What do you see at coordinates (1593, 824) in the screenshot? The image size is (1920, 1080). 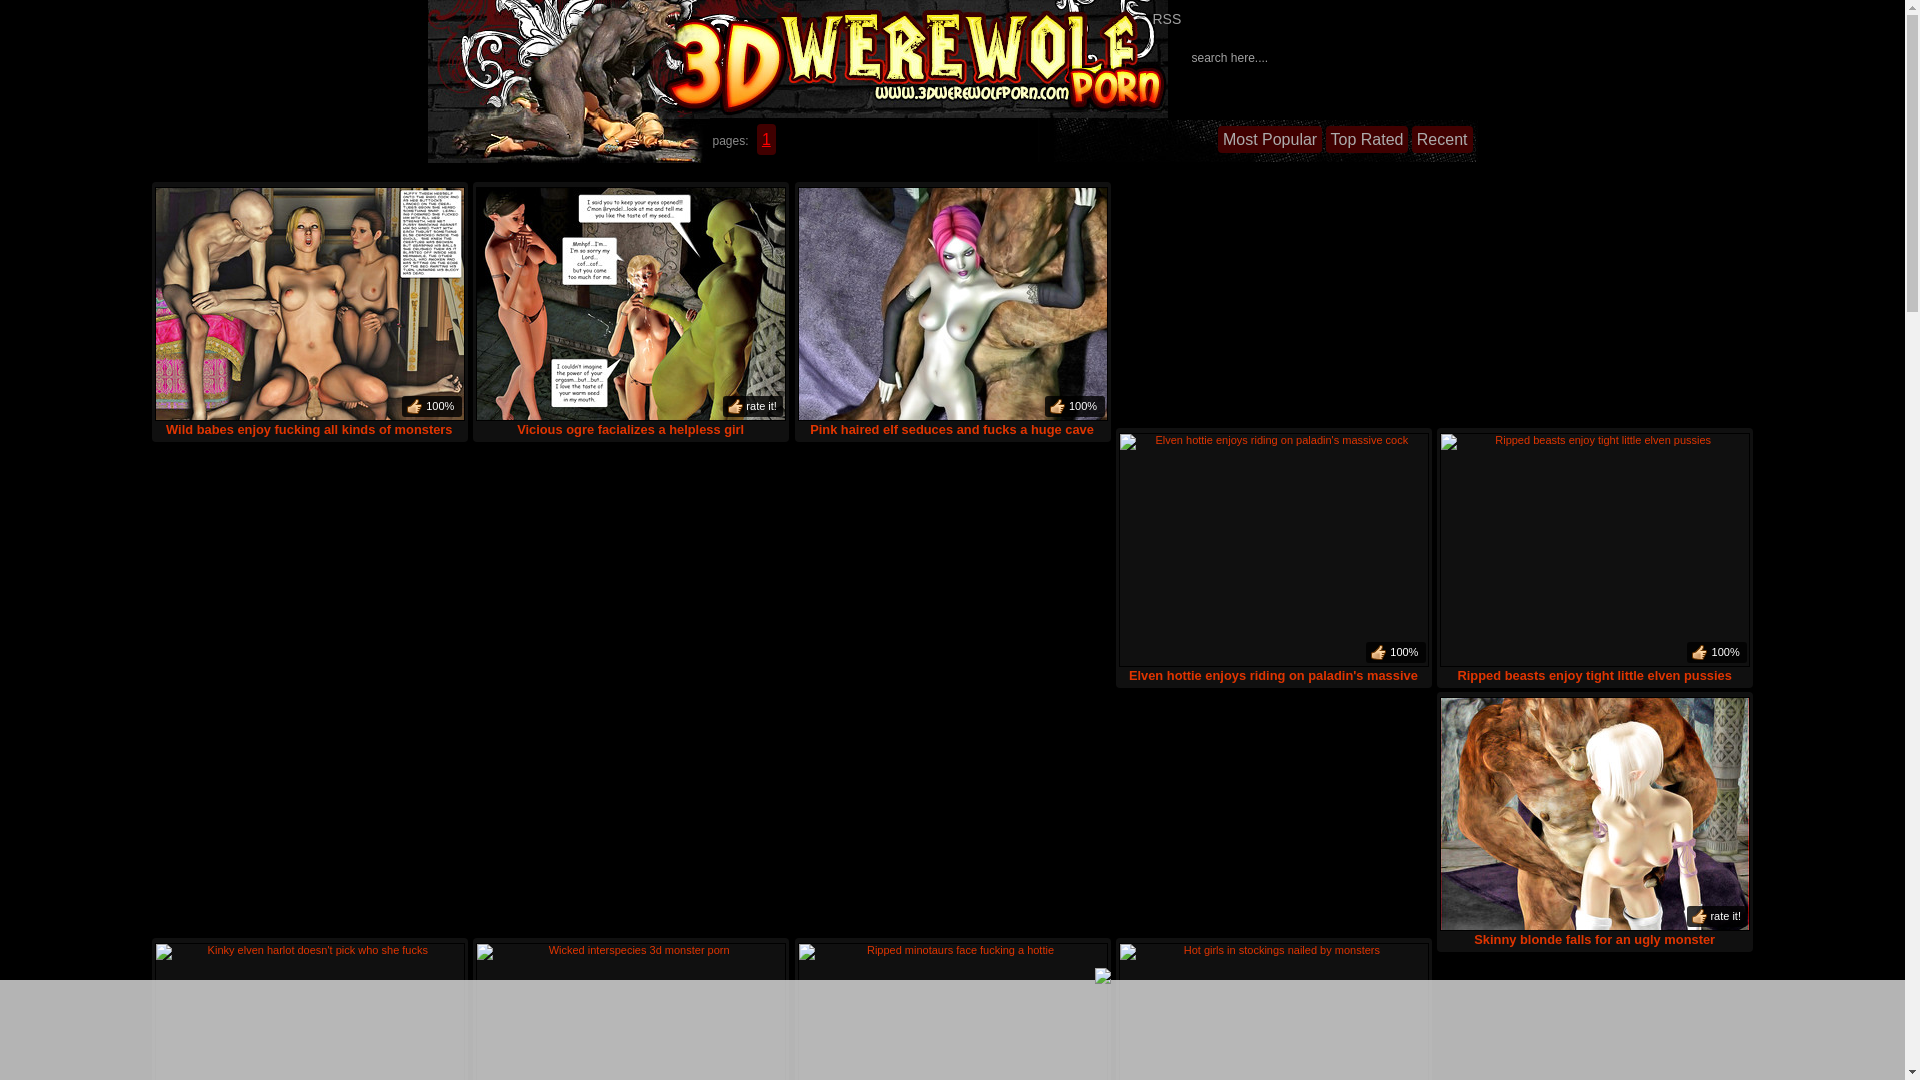 I see `'Skinny blonde falls for an ugly monster'` at bounding box center [1593, 824].